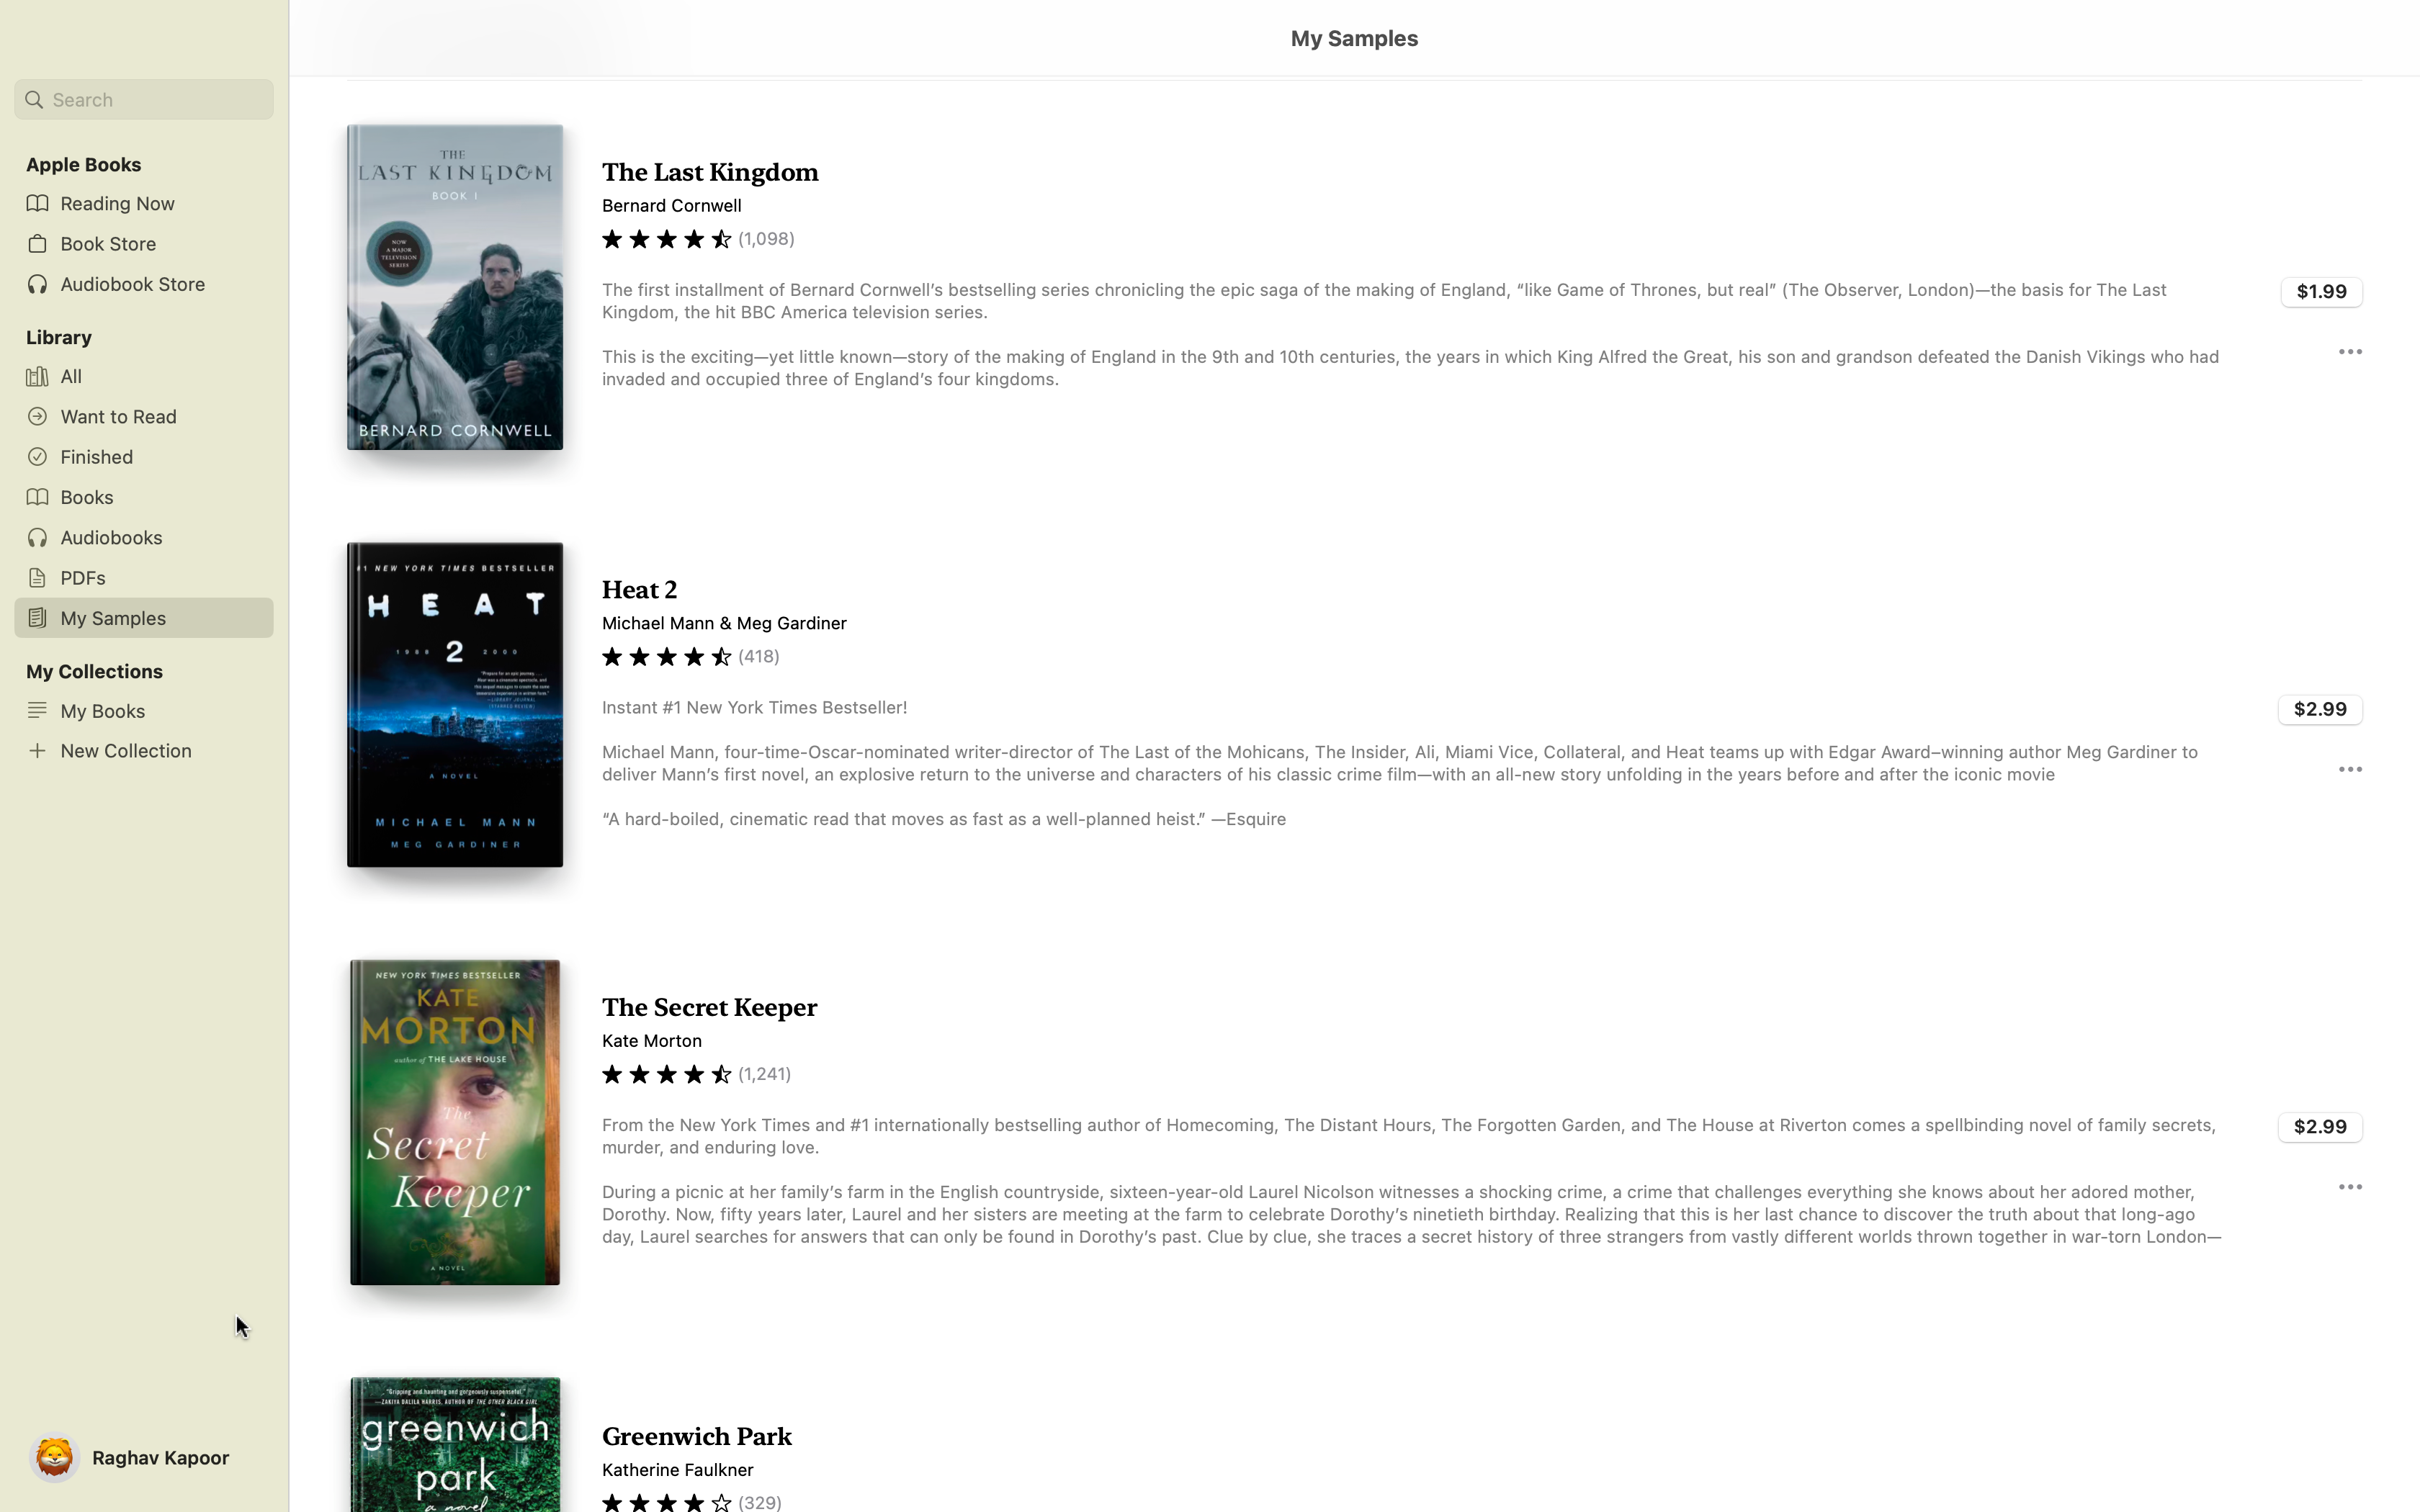 Image resolution: width=2420 pixels, height=1512 pixels. What do you see at coordinates (4550810, 1667736) in the screenshot?
I see `Scroll down slightly to view the "Greenwich Park" book` at bounding box center [4550810, 1667736].